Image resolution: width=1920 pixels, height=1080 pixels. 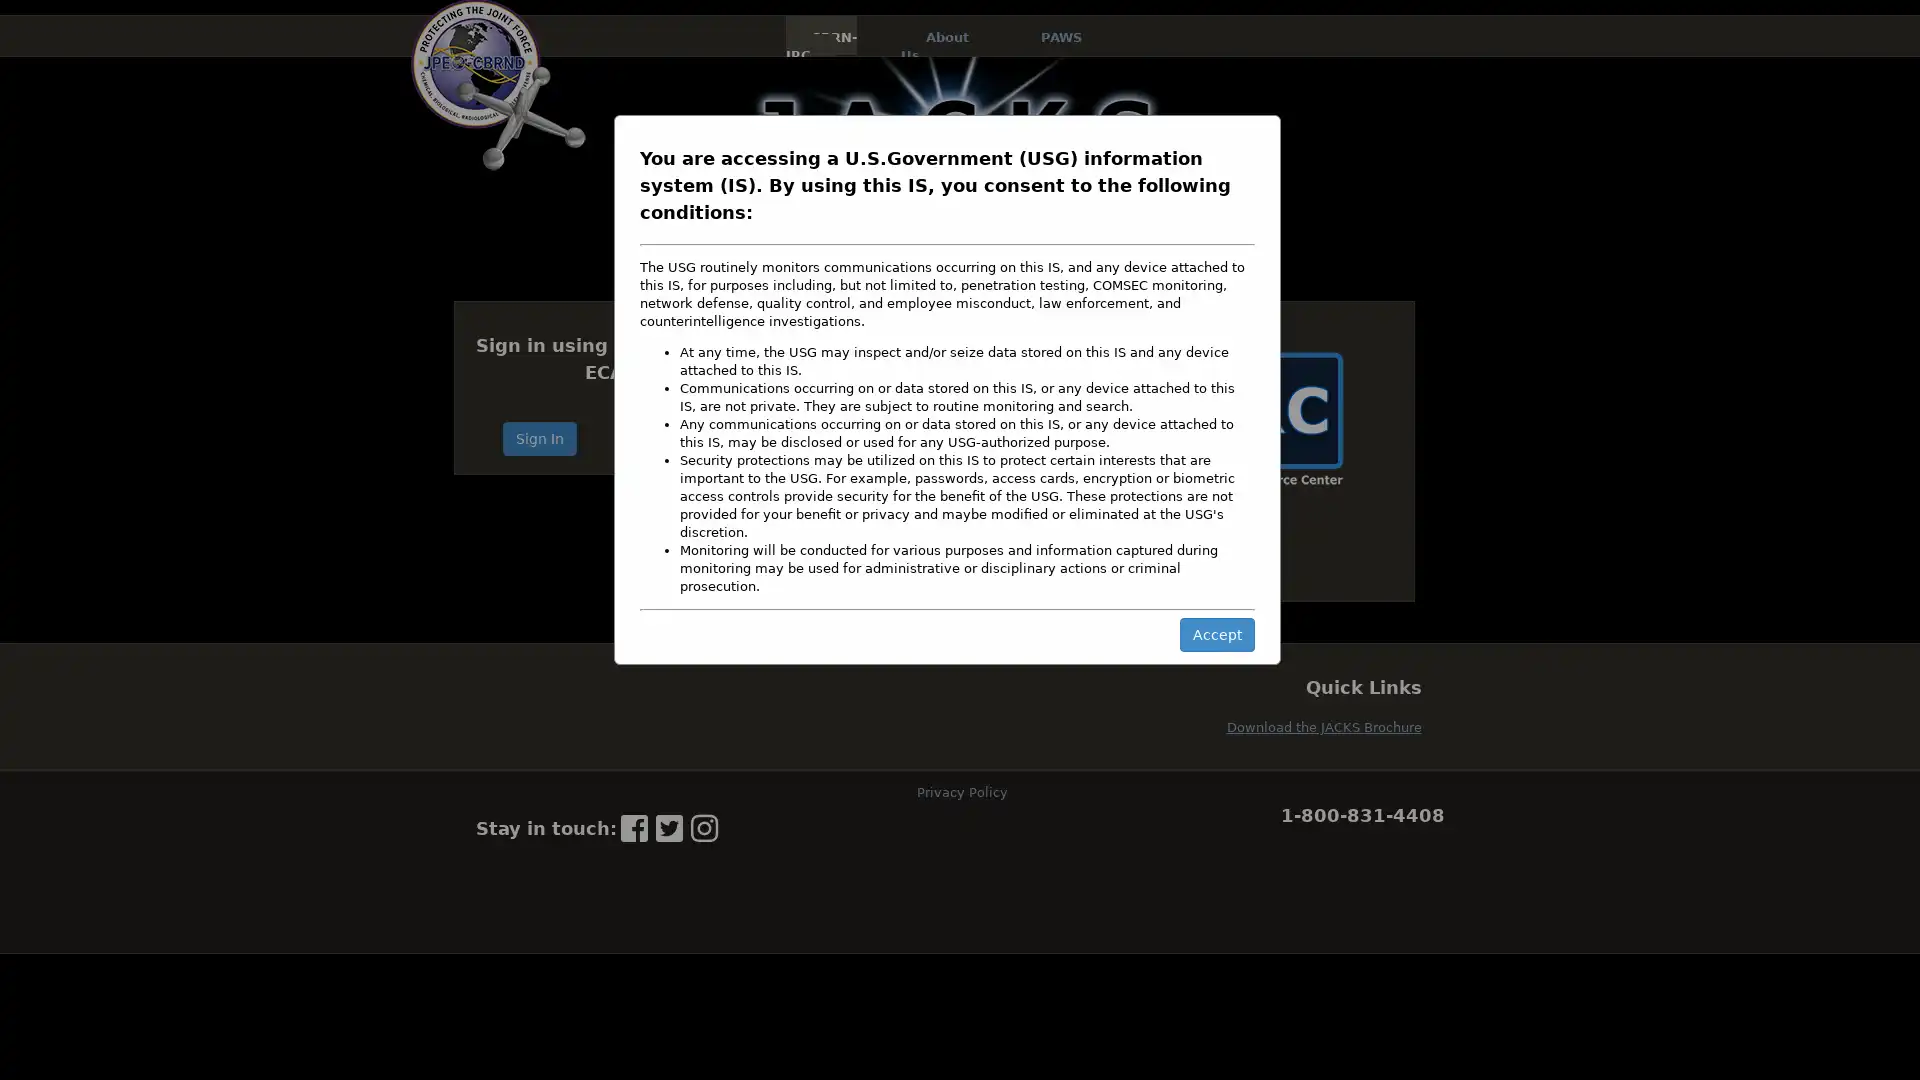 What do you see at coordinates (1215, 633) in the screenshot?
I see `Accept` at bounding box center [1215, 633].